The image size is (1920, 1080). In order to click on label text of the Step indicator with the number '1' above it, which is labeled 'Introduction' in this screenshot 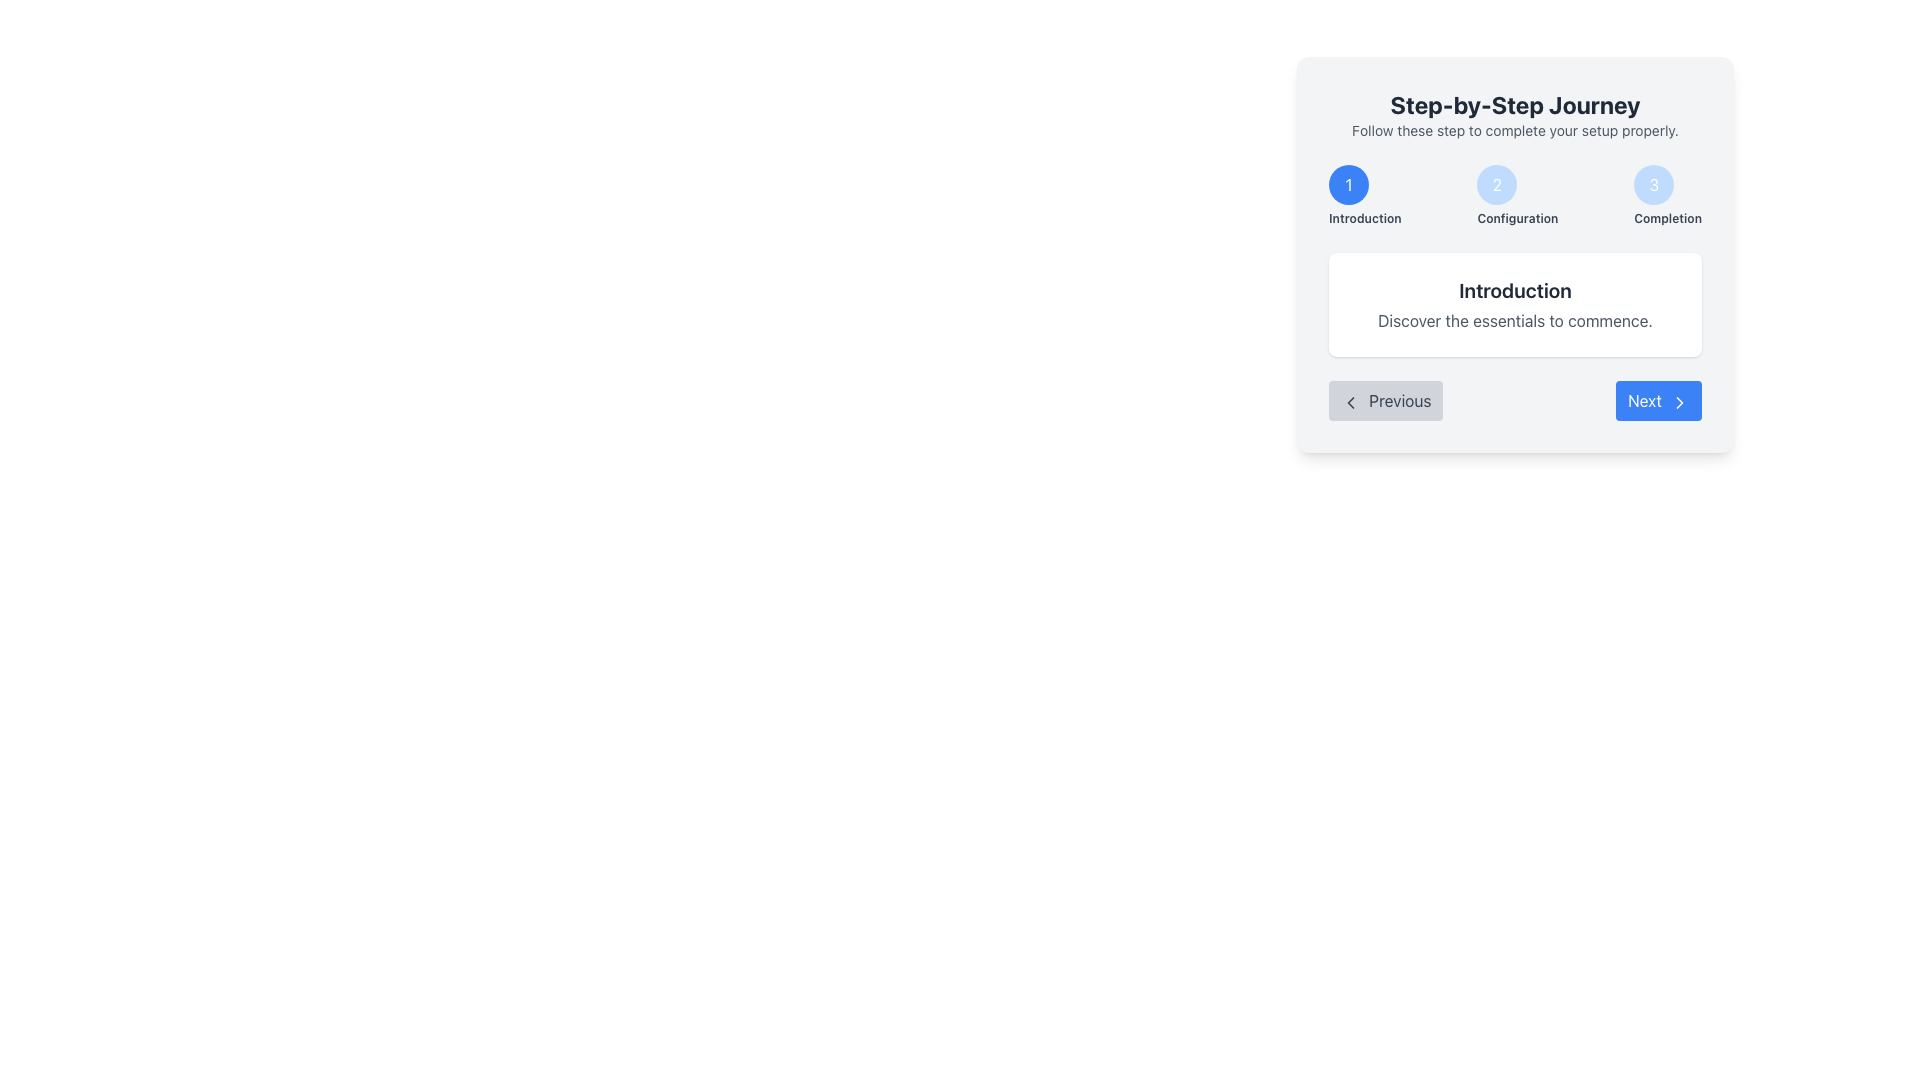, I will do `click(1364, 196)`.